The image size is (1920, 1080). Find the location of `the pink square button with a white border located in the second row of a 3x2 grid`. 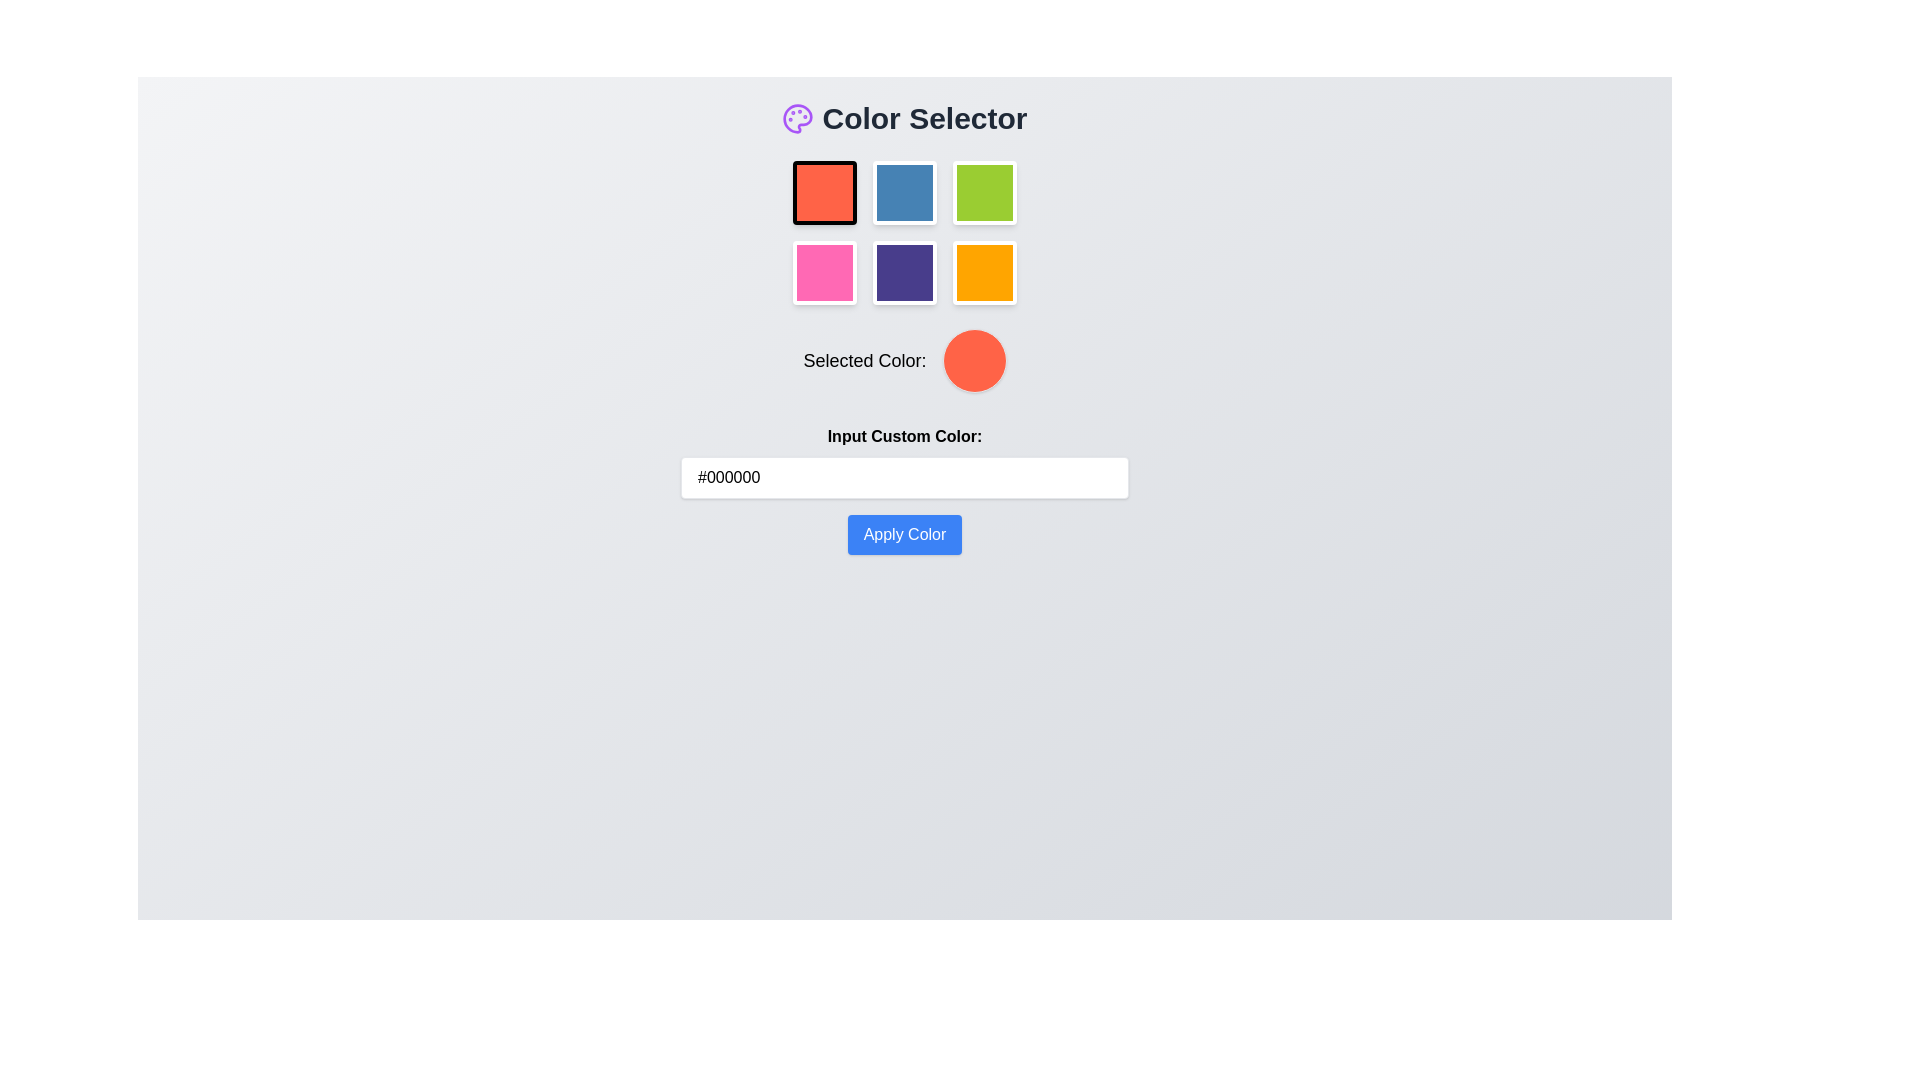

the pink square button with a white border located in the second row of a 3x2 grid is located at coordinates (825, 273).